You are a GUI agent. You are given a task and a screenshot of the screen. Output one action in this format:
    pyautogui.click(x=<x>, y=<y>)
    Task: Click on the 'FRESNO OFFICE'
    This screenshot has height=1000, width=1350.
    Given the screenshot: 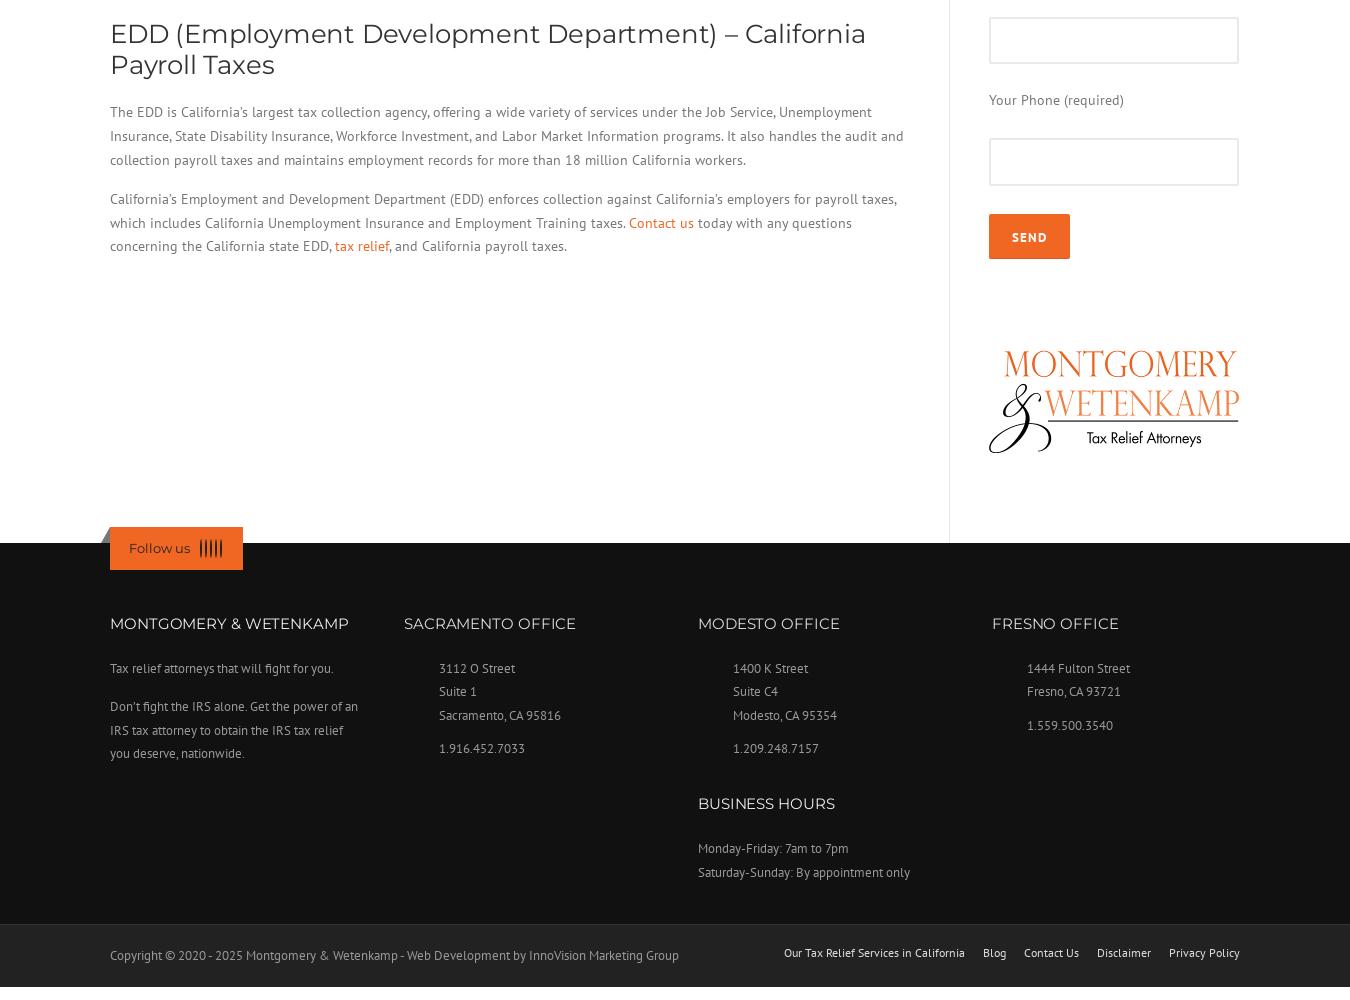 What is the action you would take?
    pyautogui.click(x=990, y=621)
    